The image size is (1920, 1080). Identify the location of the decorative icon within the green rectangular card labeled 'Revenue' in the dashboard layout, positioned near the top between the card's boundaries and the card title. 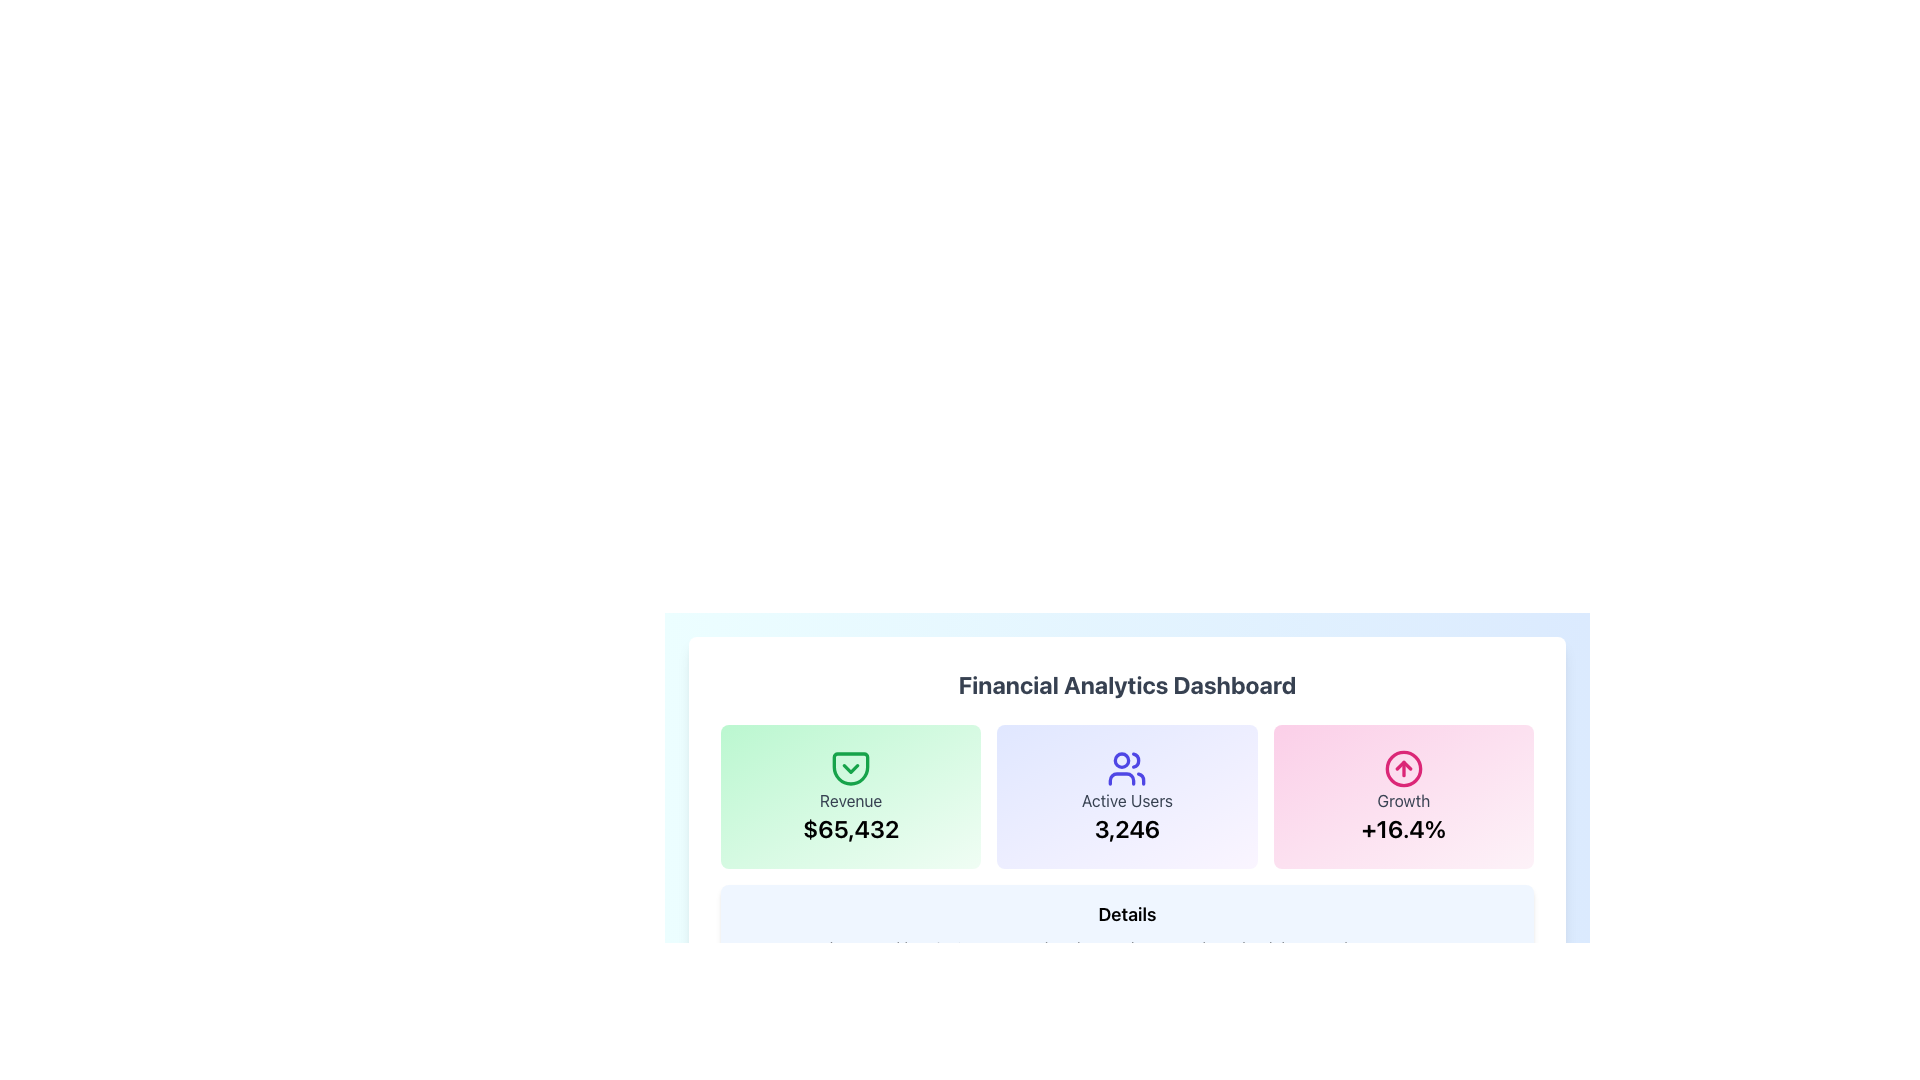
(851, 767).